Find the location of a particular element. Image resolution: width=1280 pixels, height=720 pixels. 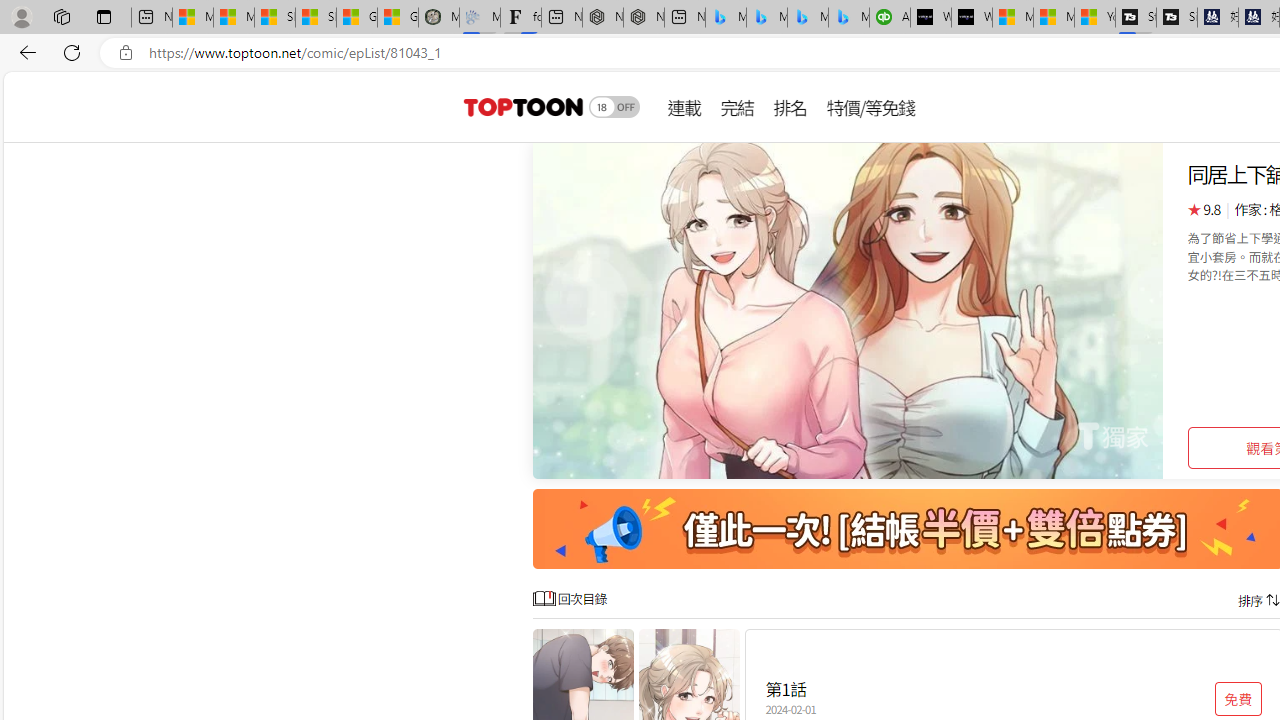

'Class:  switch_18mode actionAdultBtn' is located at coordinates (614, 106).